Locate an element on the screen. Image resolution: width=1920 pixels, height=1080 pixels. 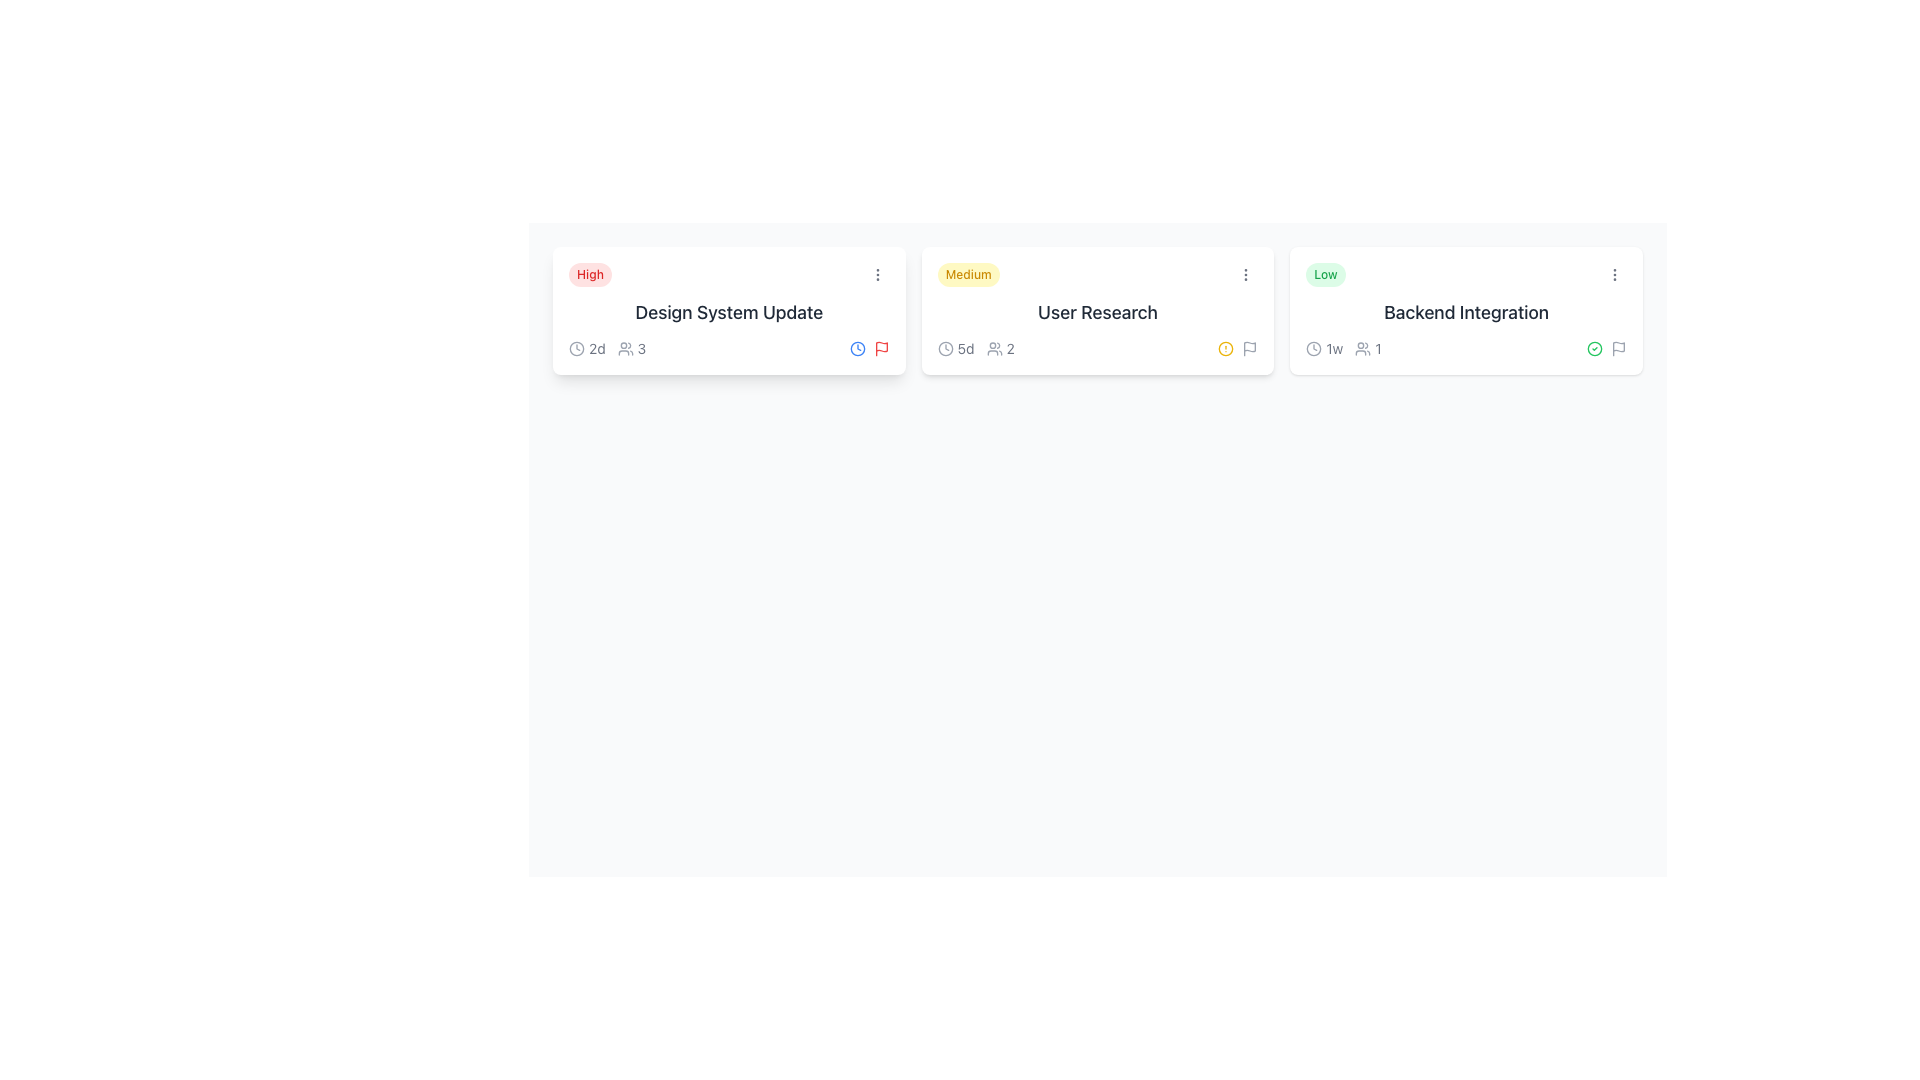
yellow circular outline SVG icon located in the 'User Research' card under the 'Medium' priority label is located at coordinates (1225, 347).